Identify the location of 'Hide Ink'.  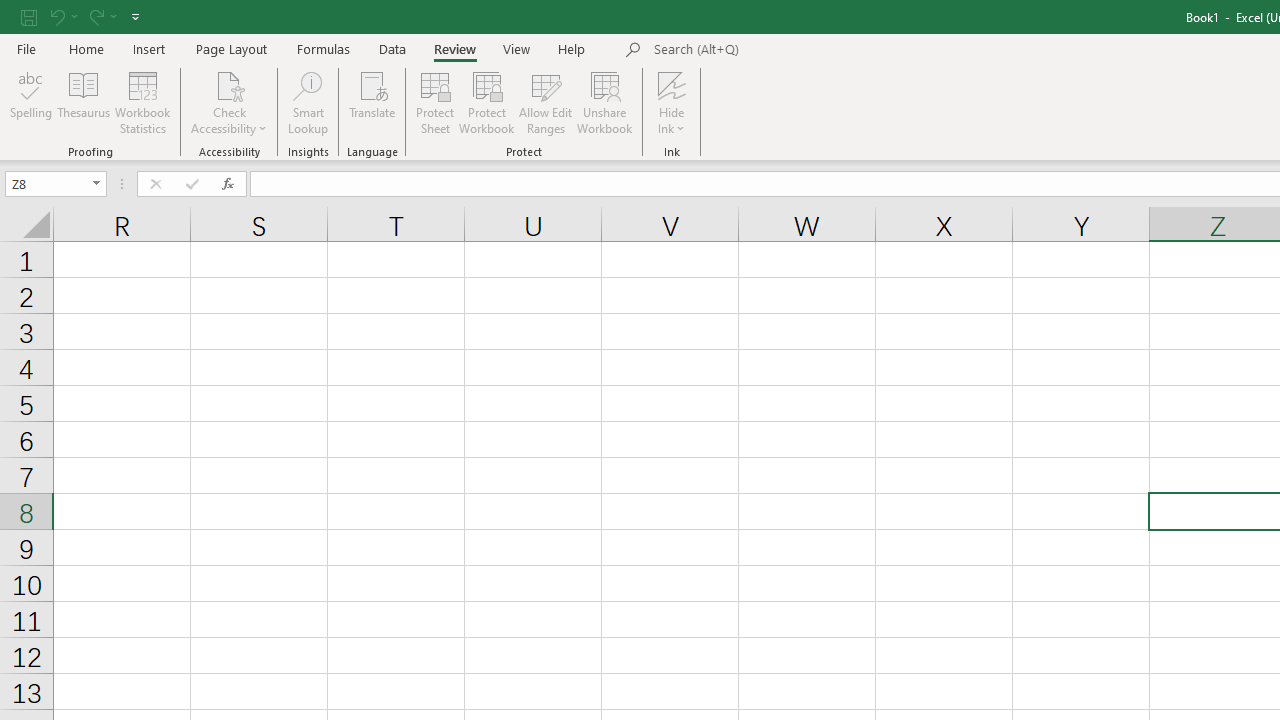
(672, 84).